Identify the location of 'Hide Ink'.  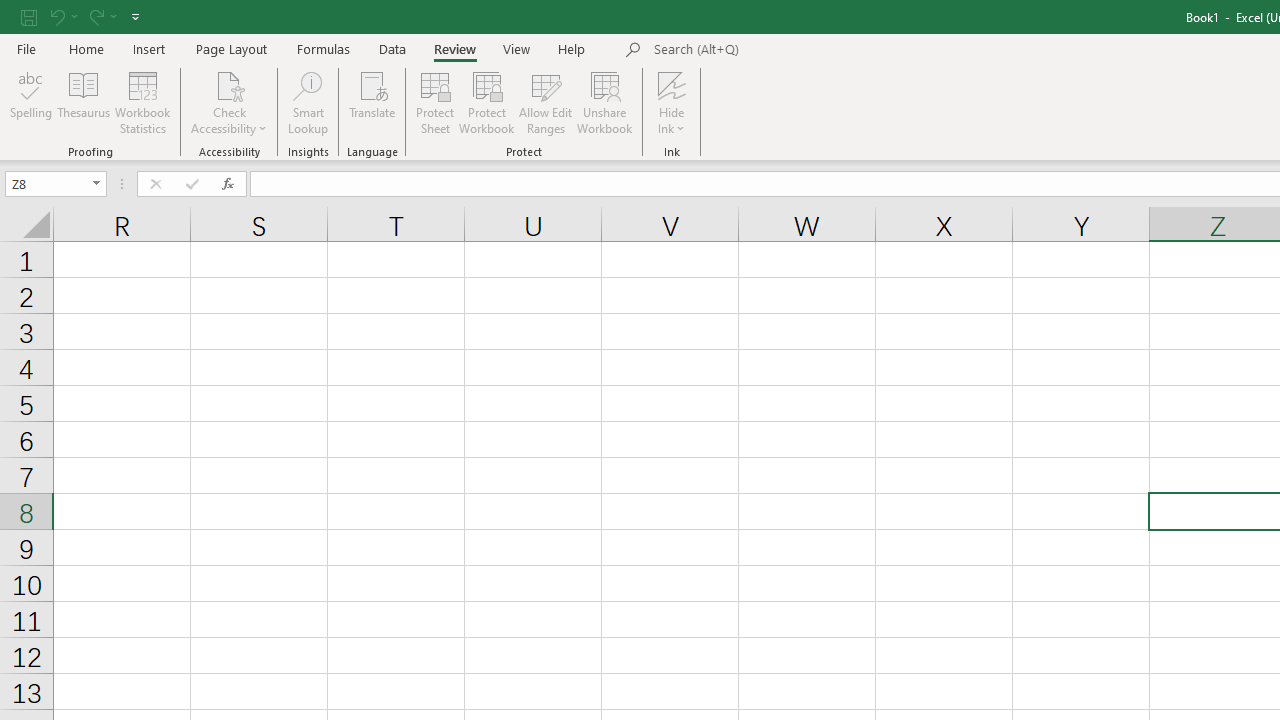
(672, 84).